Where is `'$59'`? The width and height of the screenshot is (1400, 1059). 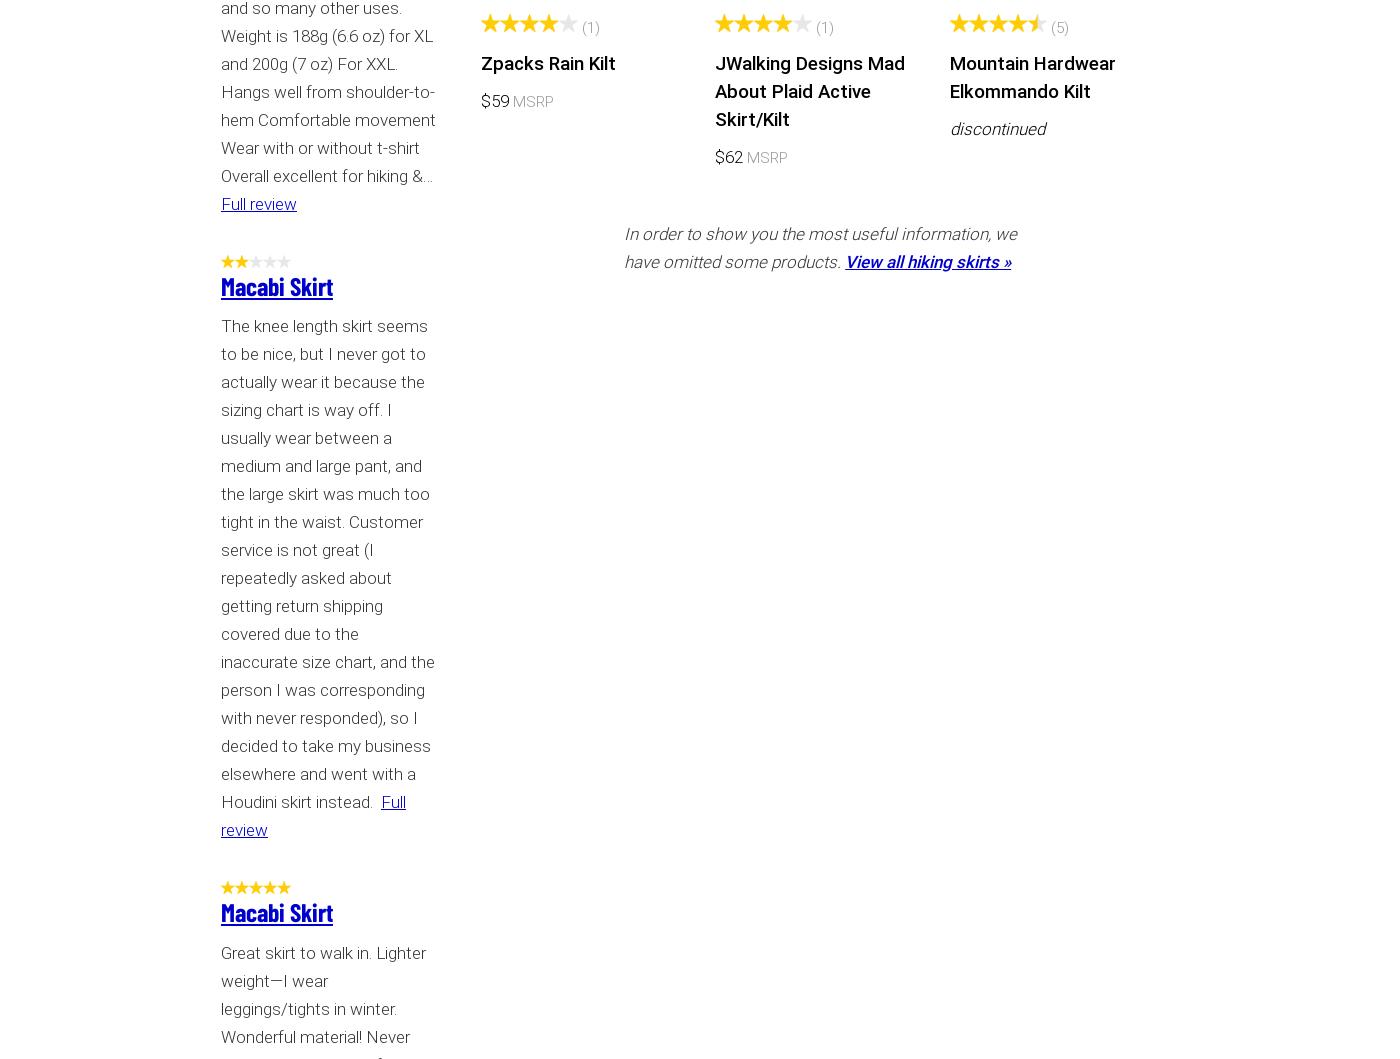
'$59' is located at coordinates (495, 99).